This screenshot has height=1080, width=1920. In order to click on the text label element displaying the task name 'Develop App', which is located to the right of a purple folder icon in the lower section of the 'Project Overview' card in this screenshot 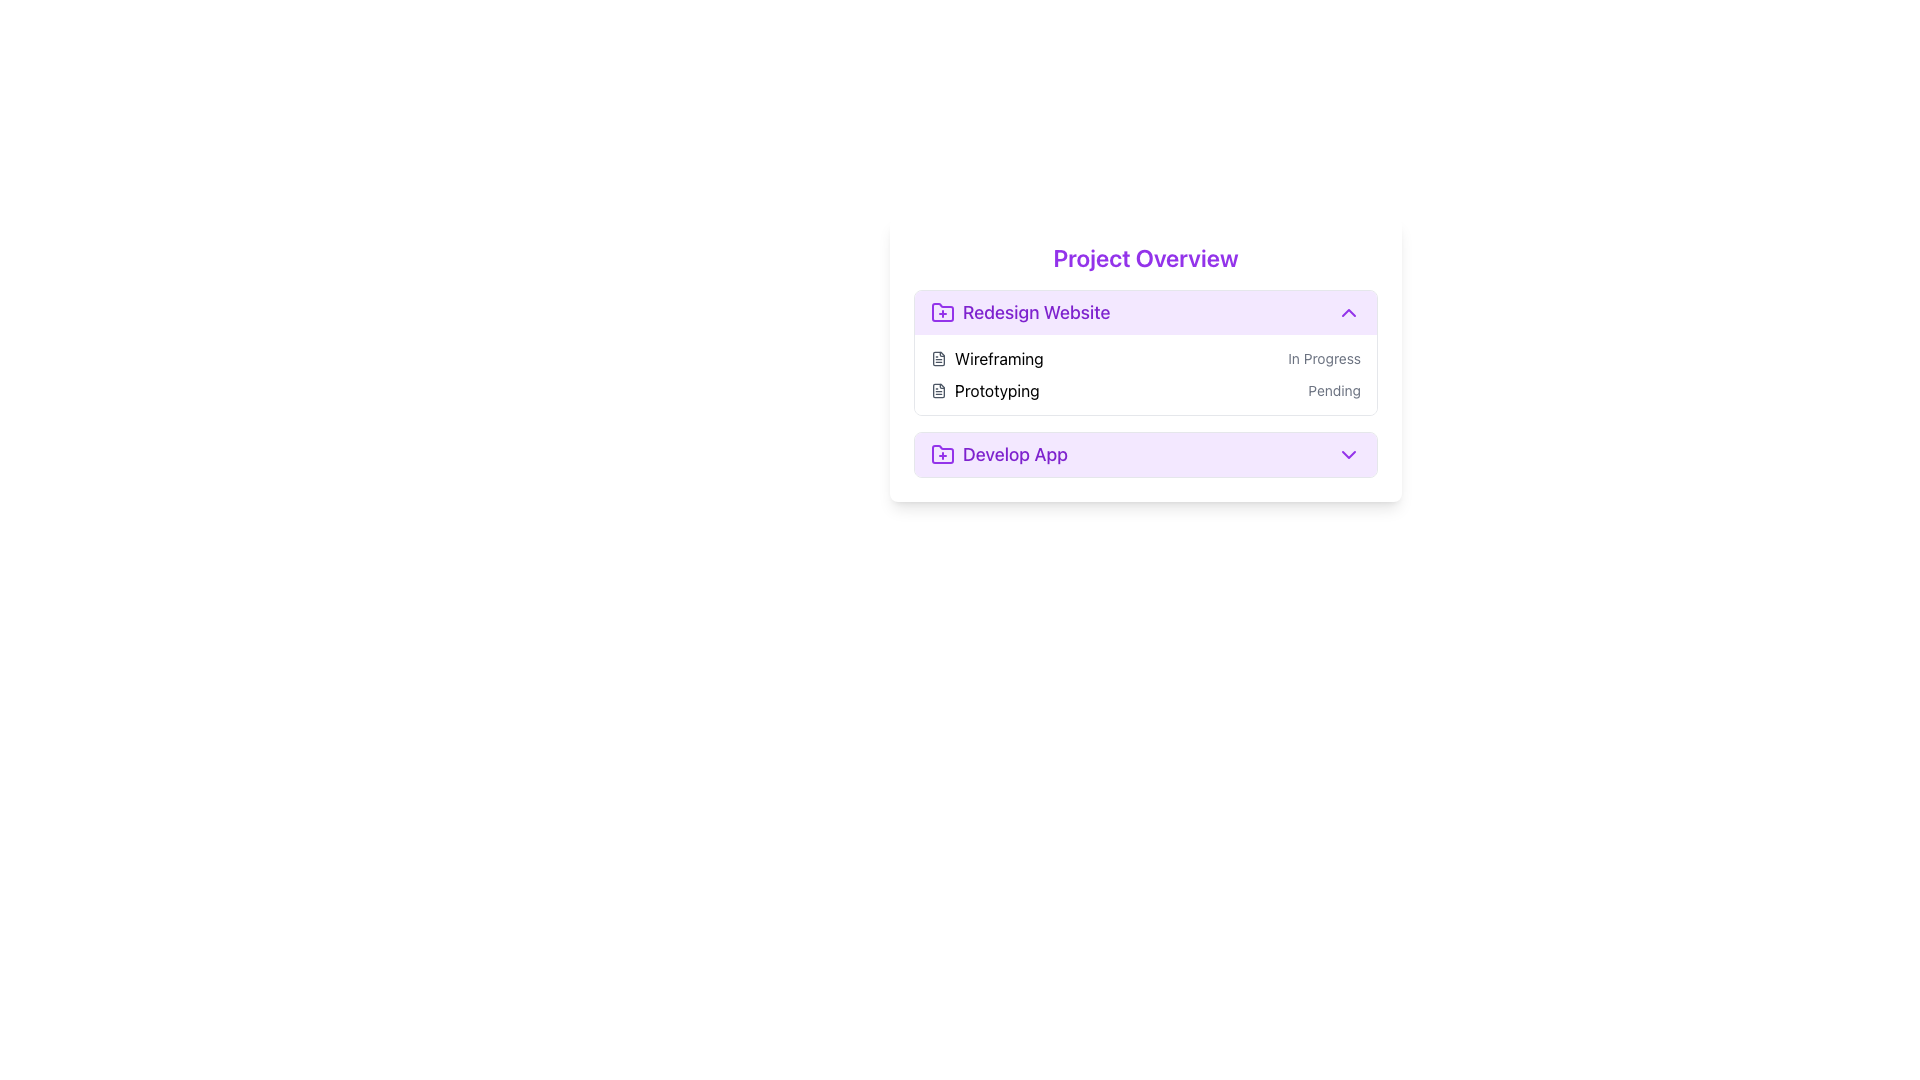, I will do `click(1015, 455)`.